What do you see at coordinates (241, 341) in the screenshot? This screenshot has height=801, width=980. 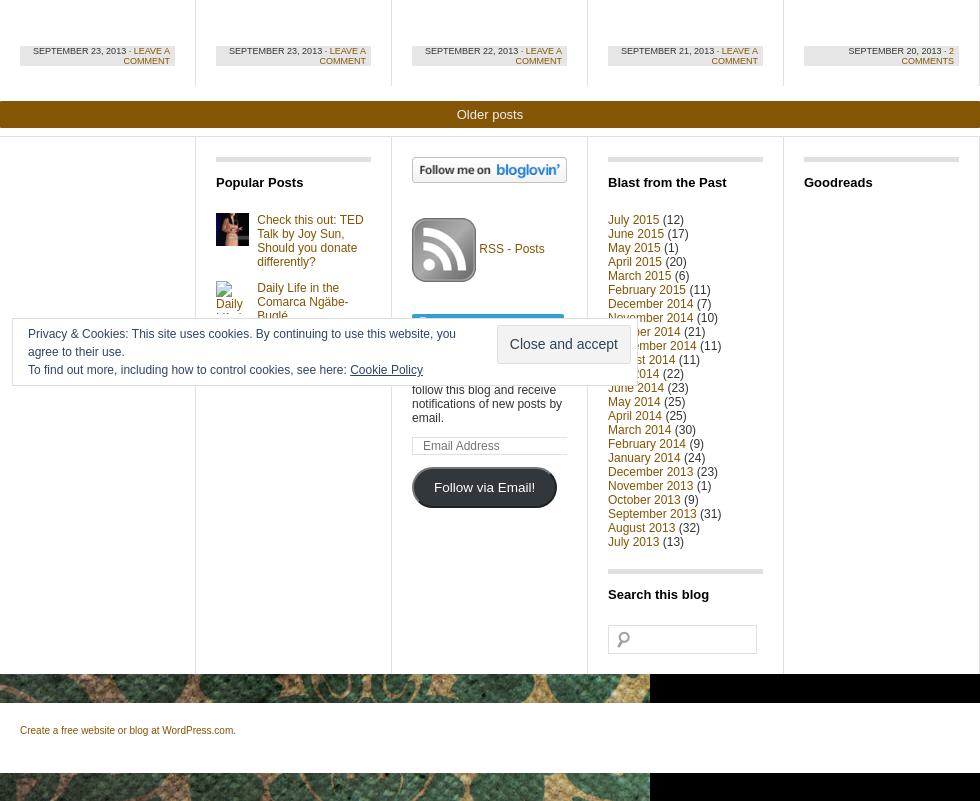 I see `'Privacy & Cookies: This site uses cookies. By continuing to use this website, you agree to their use.'` at bounding box center [241, 341].